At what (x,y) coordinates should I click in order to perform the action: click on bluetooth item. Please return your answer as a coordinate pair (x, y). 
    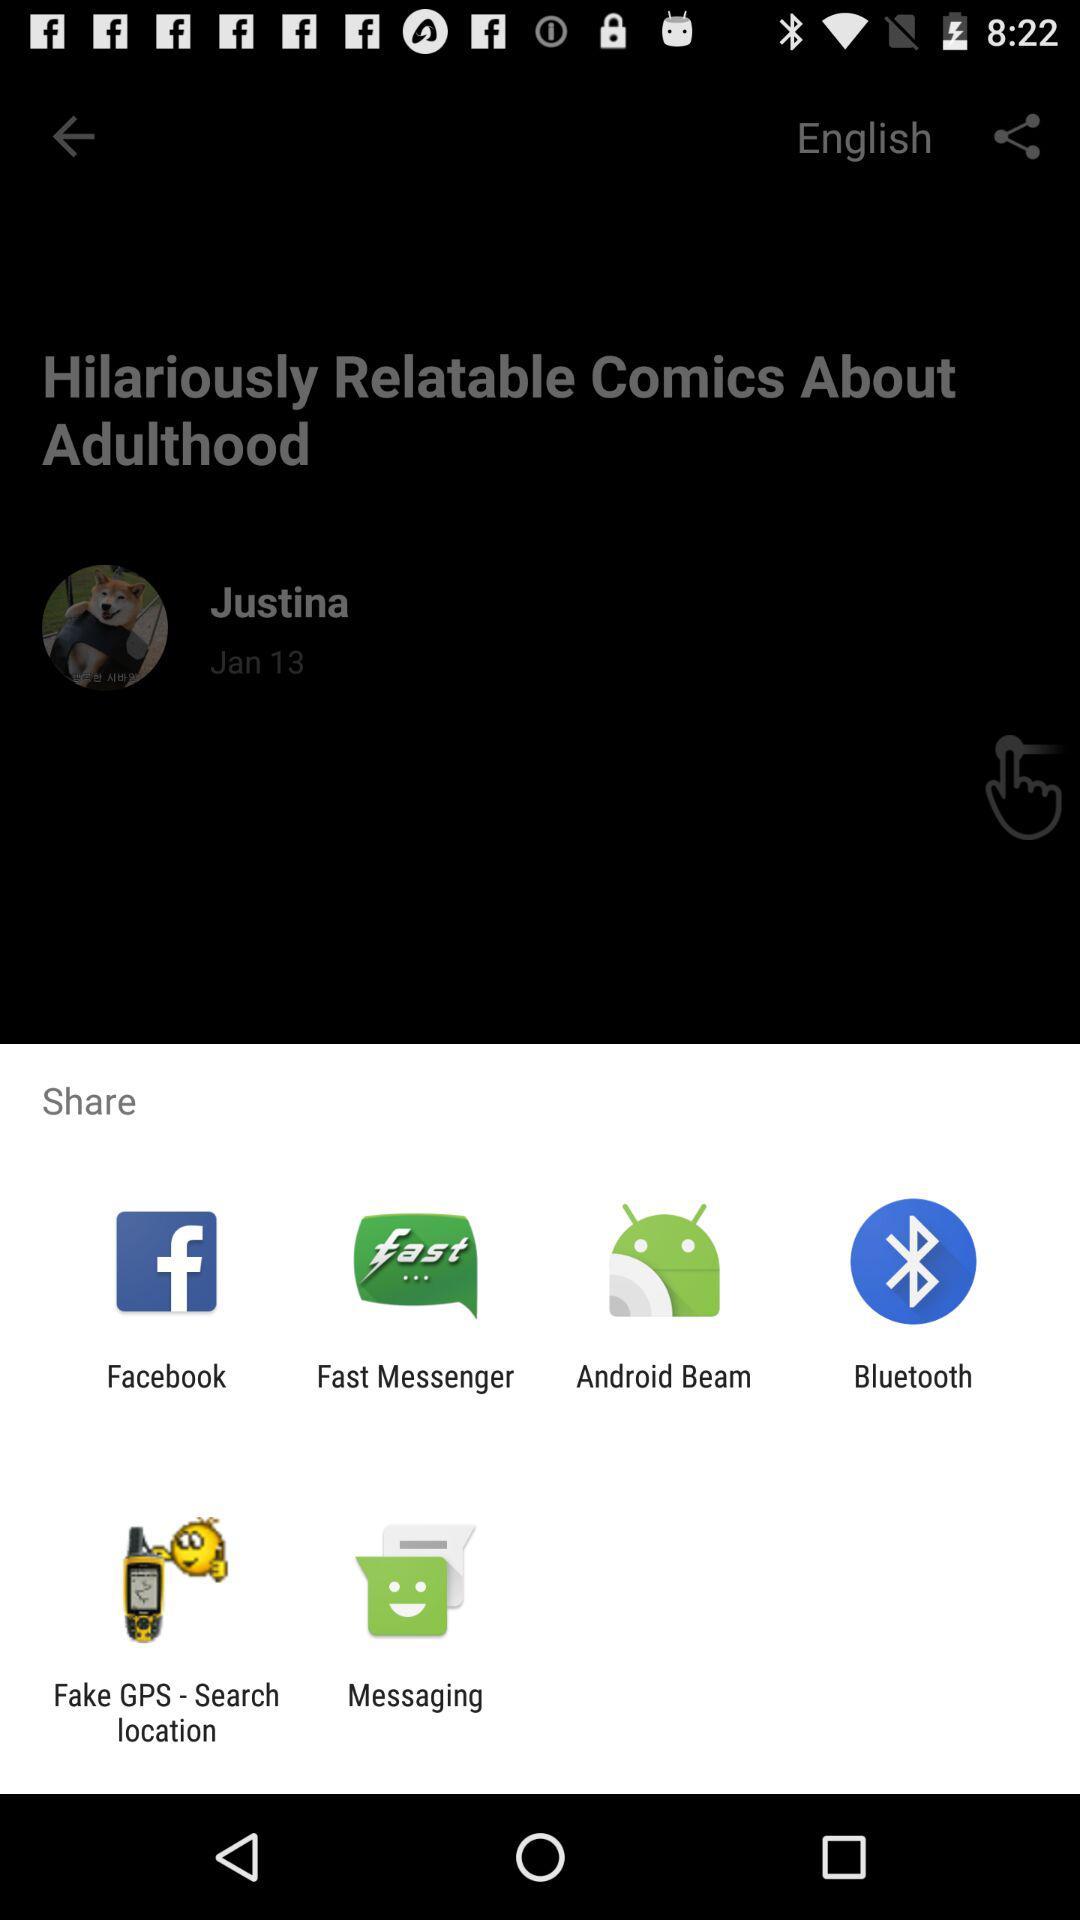
    Looking at the image, I should click on (913, 1392).